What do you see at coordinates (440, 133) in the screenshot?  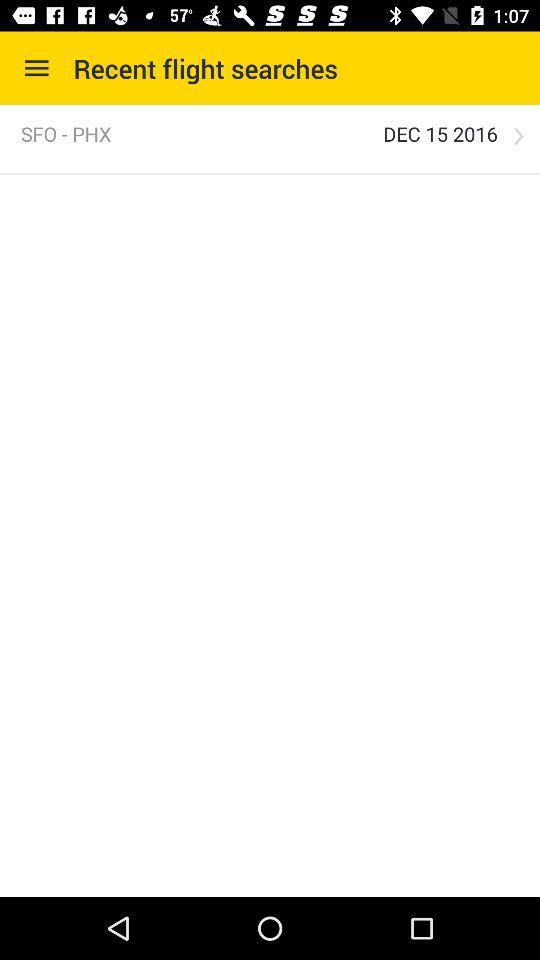 I see `the icon next to sfo - phx item` at bounding box center [440, 133].